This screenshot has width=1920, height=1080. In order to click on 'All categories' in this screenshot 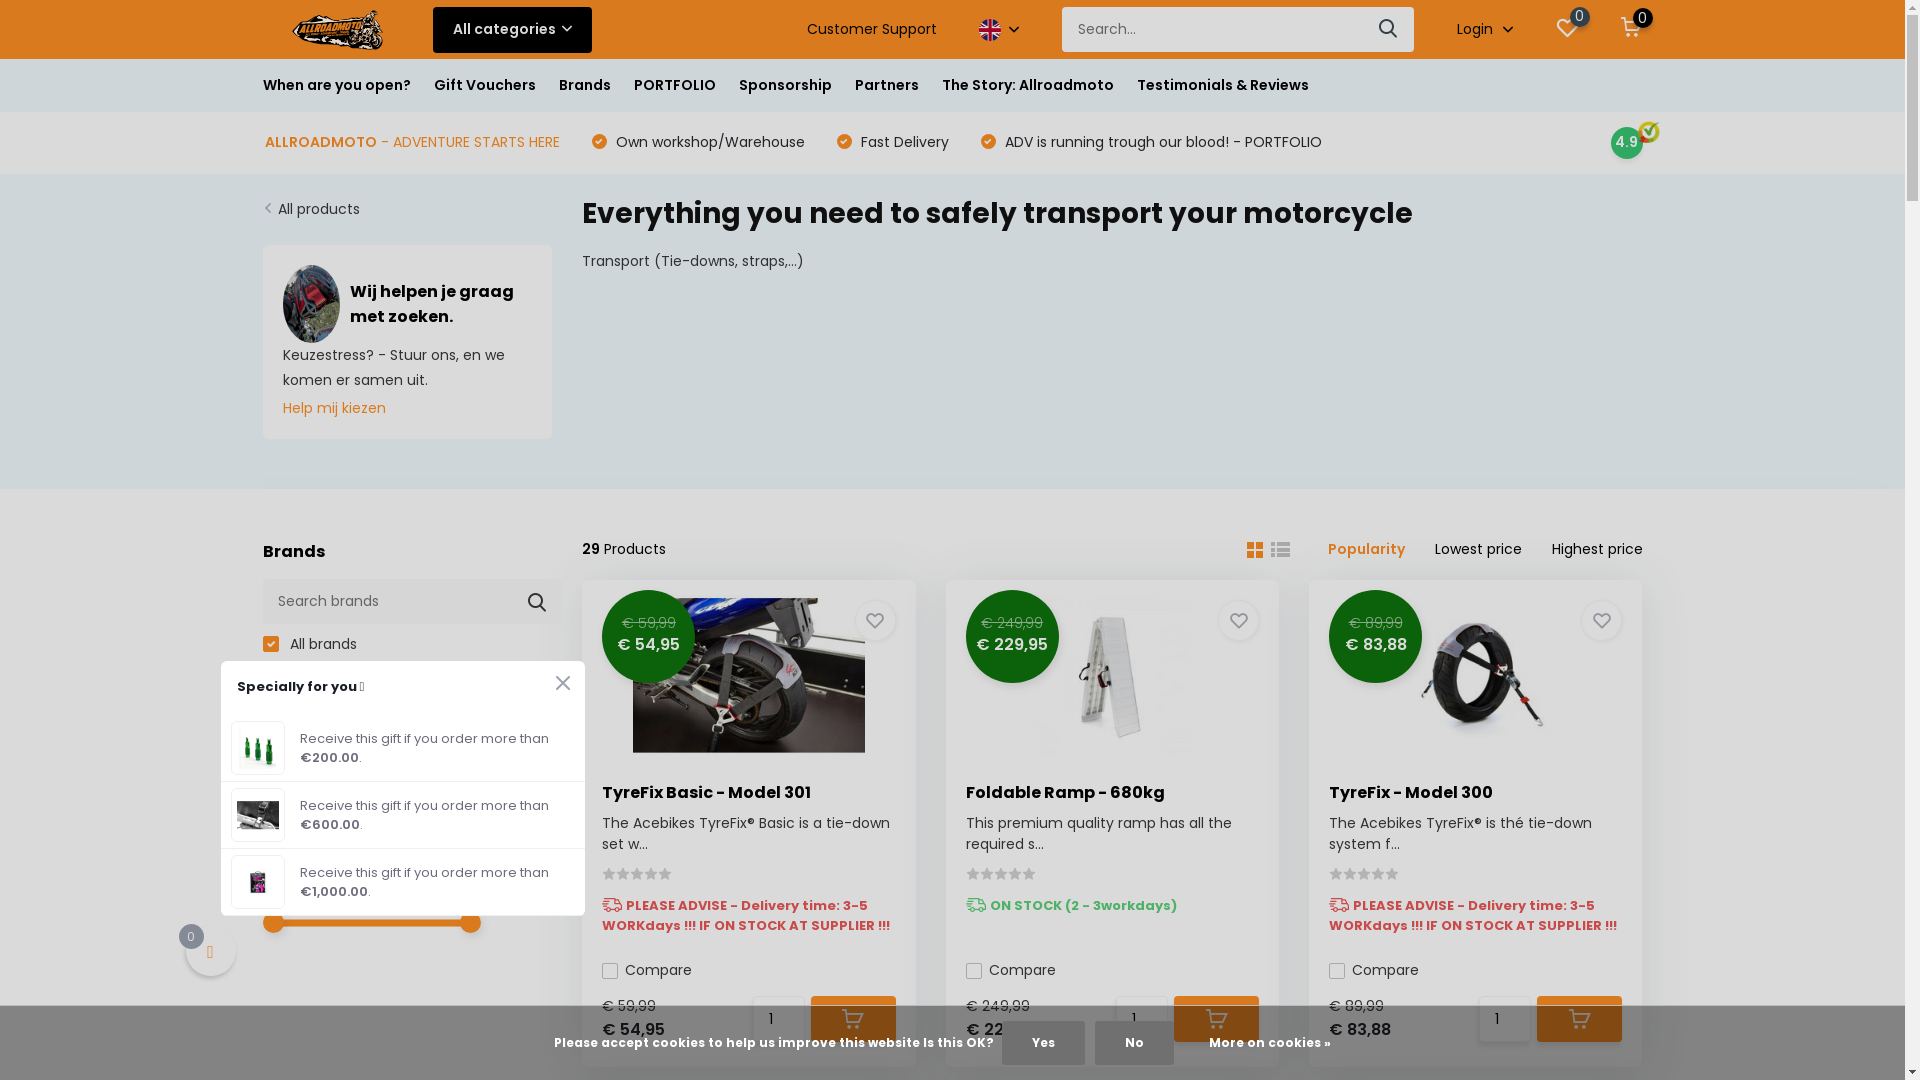, I will do `click(431, 29)`.